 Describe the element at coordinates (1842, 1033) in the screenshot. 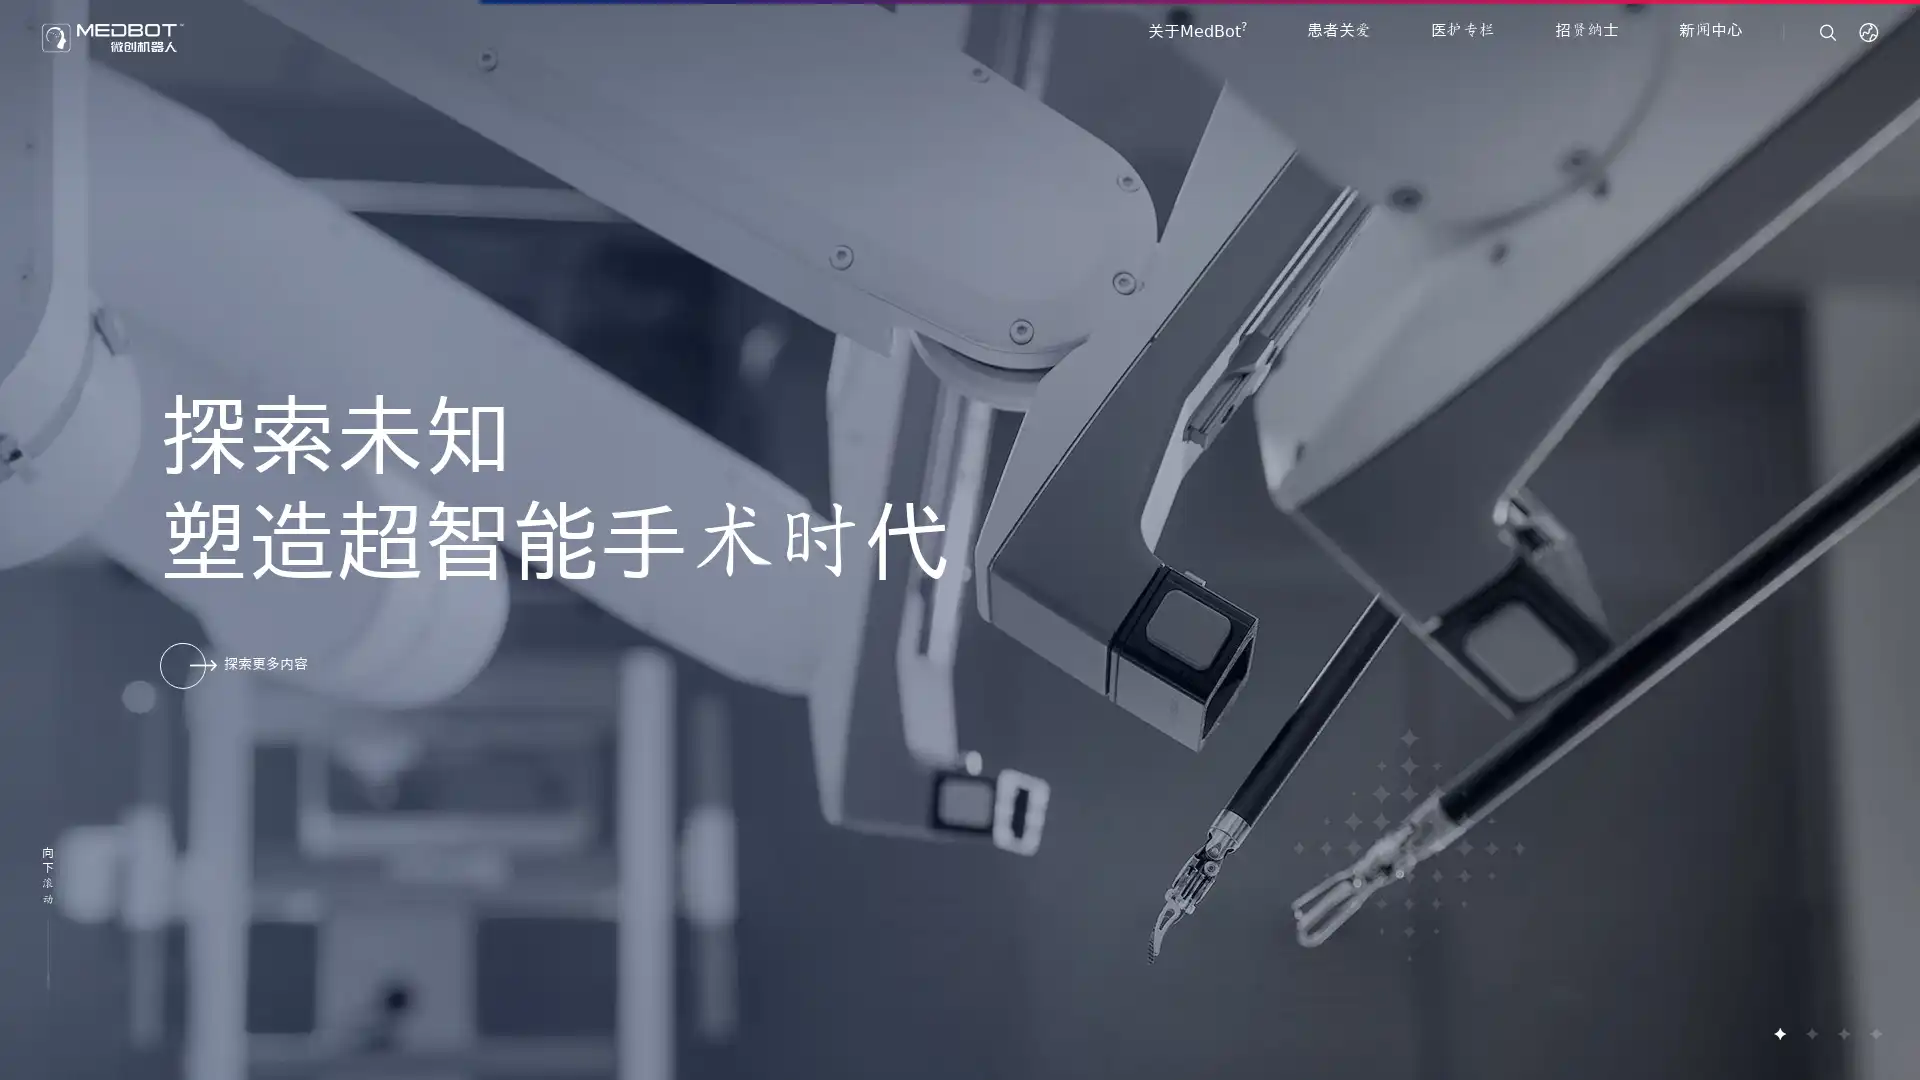

I see `Go to slide 3` at that location.